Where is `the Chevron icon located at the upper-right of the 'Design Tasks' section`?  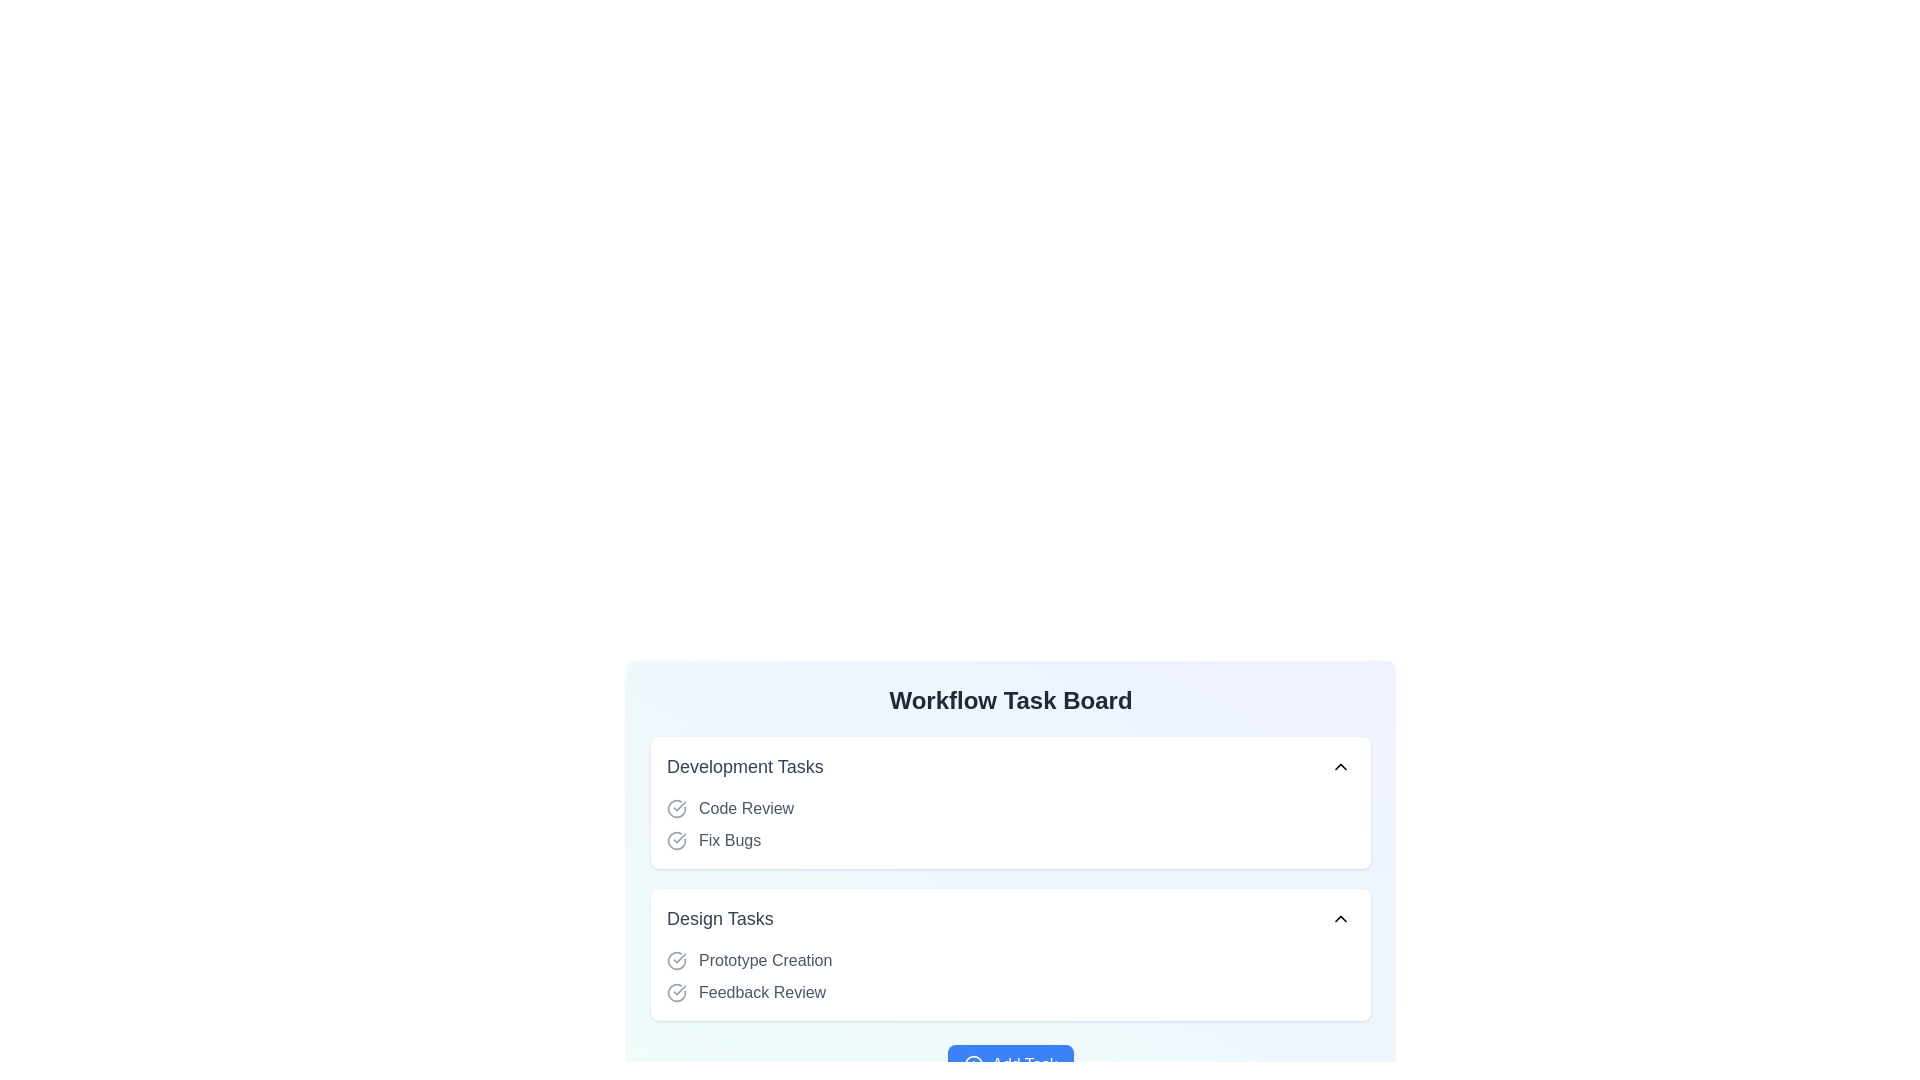 the Chevron icon located at the upper-right of the 'Design Tasks' section is located at coordinates (1340, 918).